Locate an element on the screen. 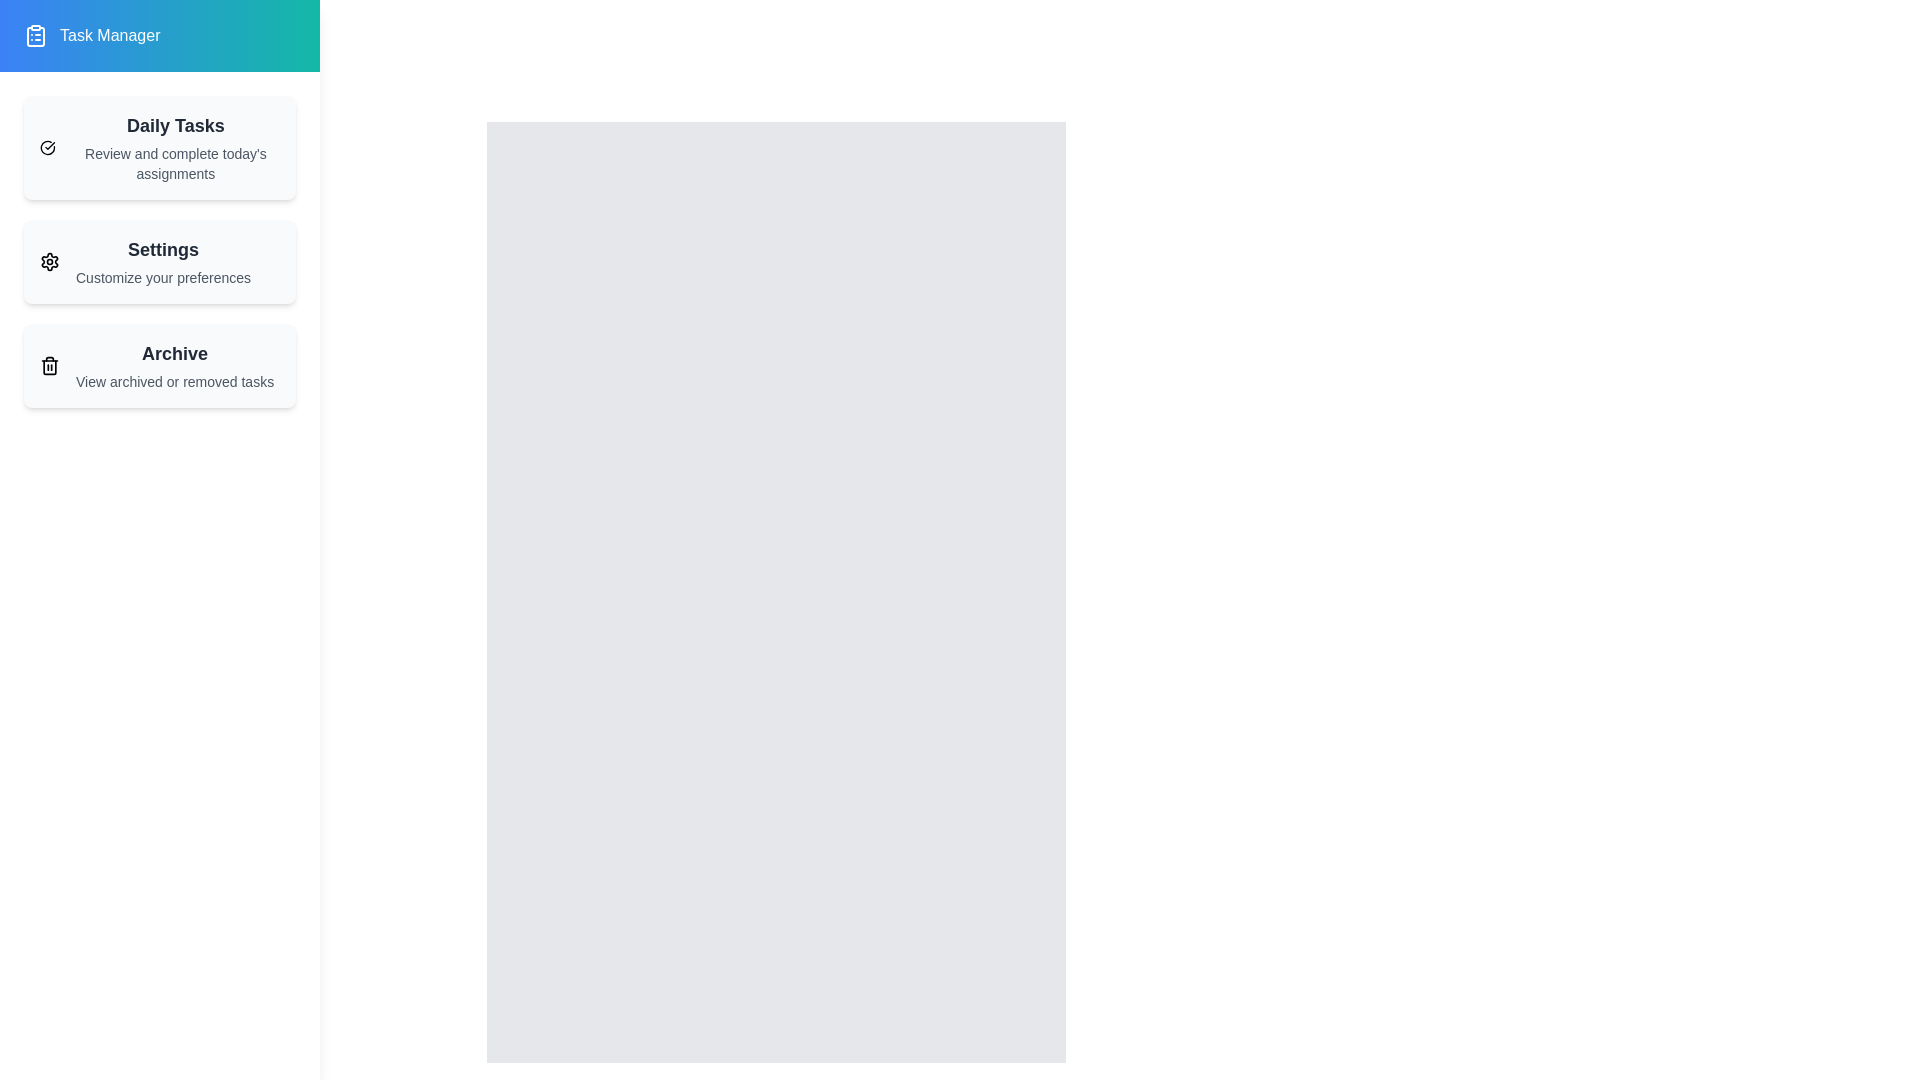 The height and width of the screenshot is (1080, 1920). the 'Archive' item in the TaskManagementDrawer is located at coordinates (158, 366).